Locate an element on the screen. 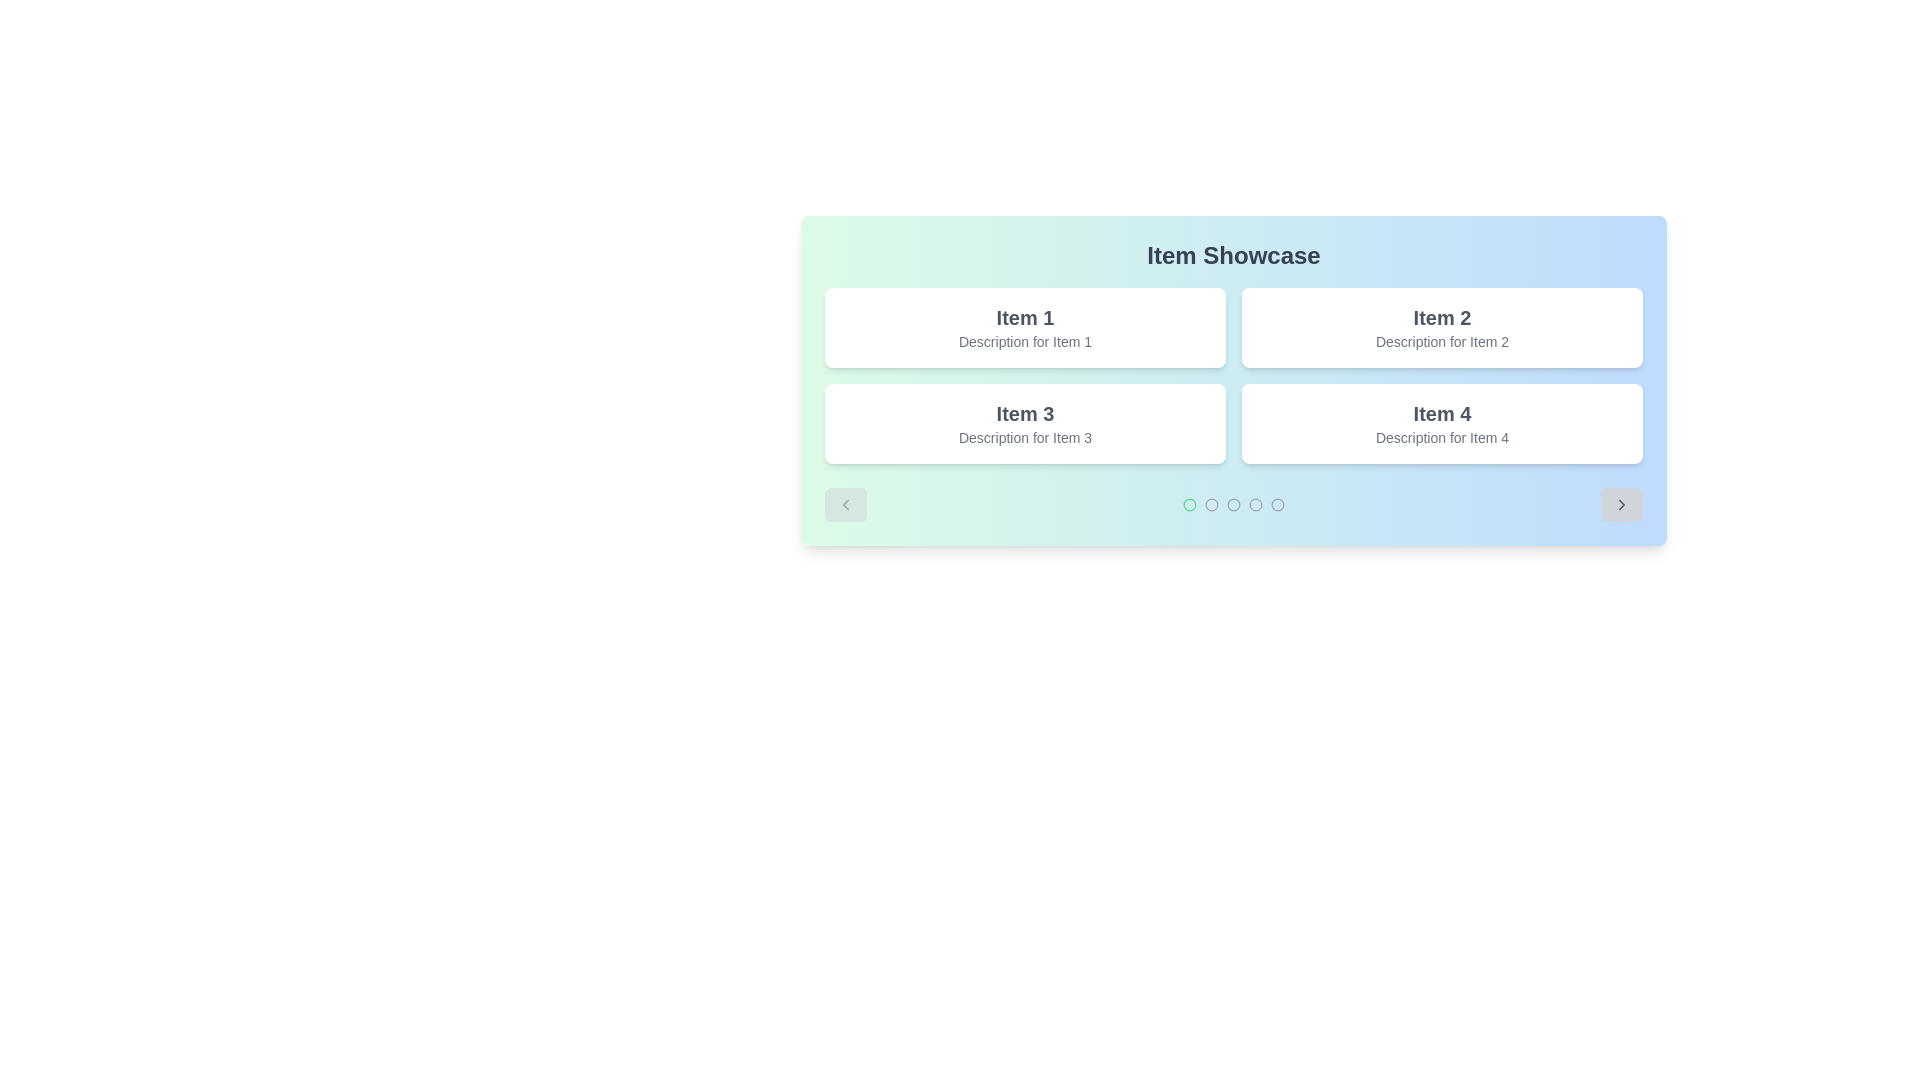  the title text element that serves as the heading for the associated card, located in the top-left quadrant of the grid structure is located at coordinates (1025, 316).